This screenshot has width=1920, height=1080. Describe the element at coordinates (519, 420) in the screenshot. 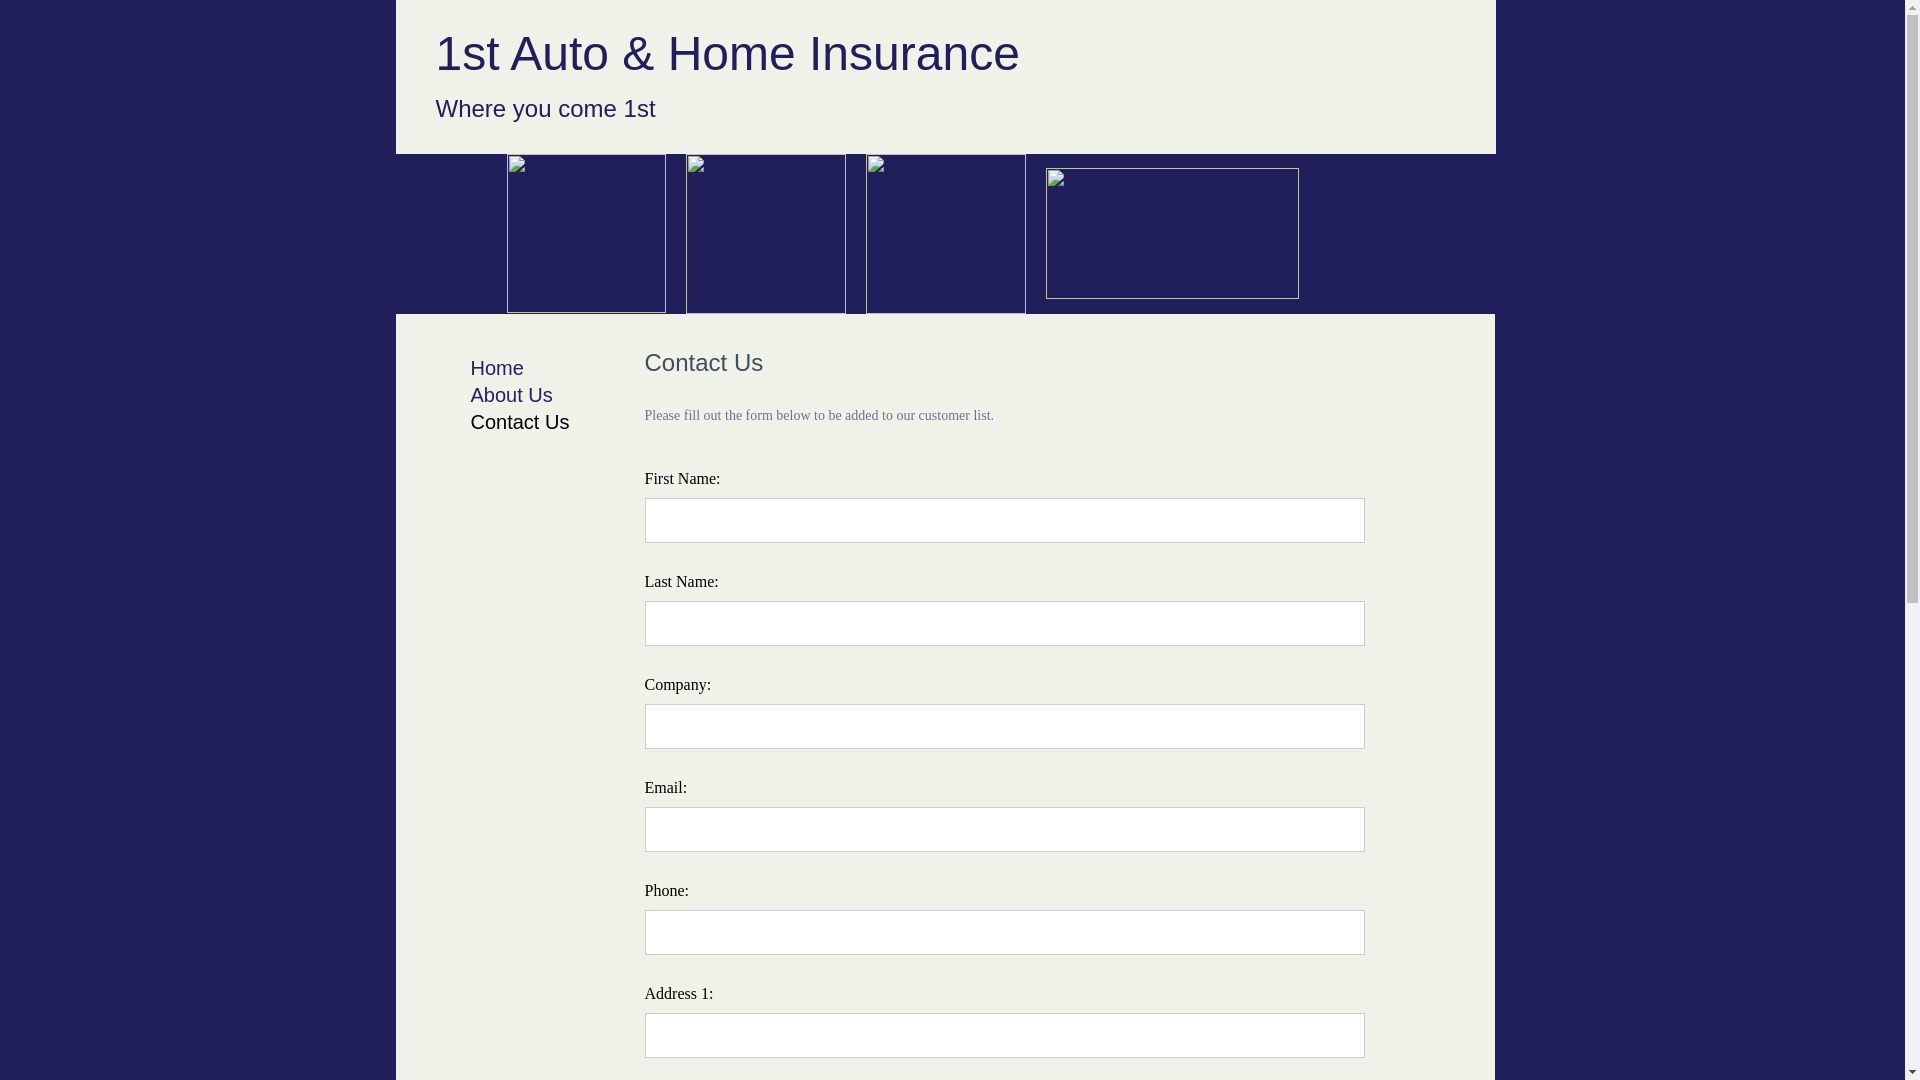

I see `'Contact Us'` at that location.